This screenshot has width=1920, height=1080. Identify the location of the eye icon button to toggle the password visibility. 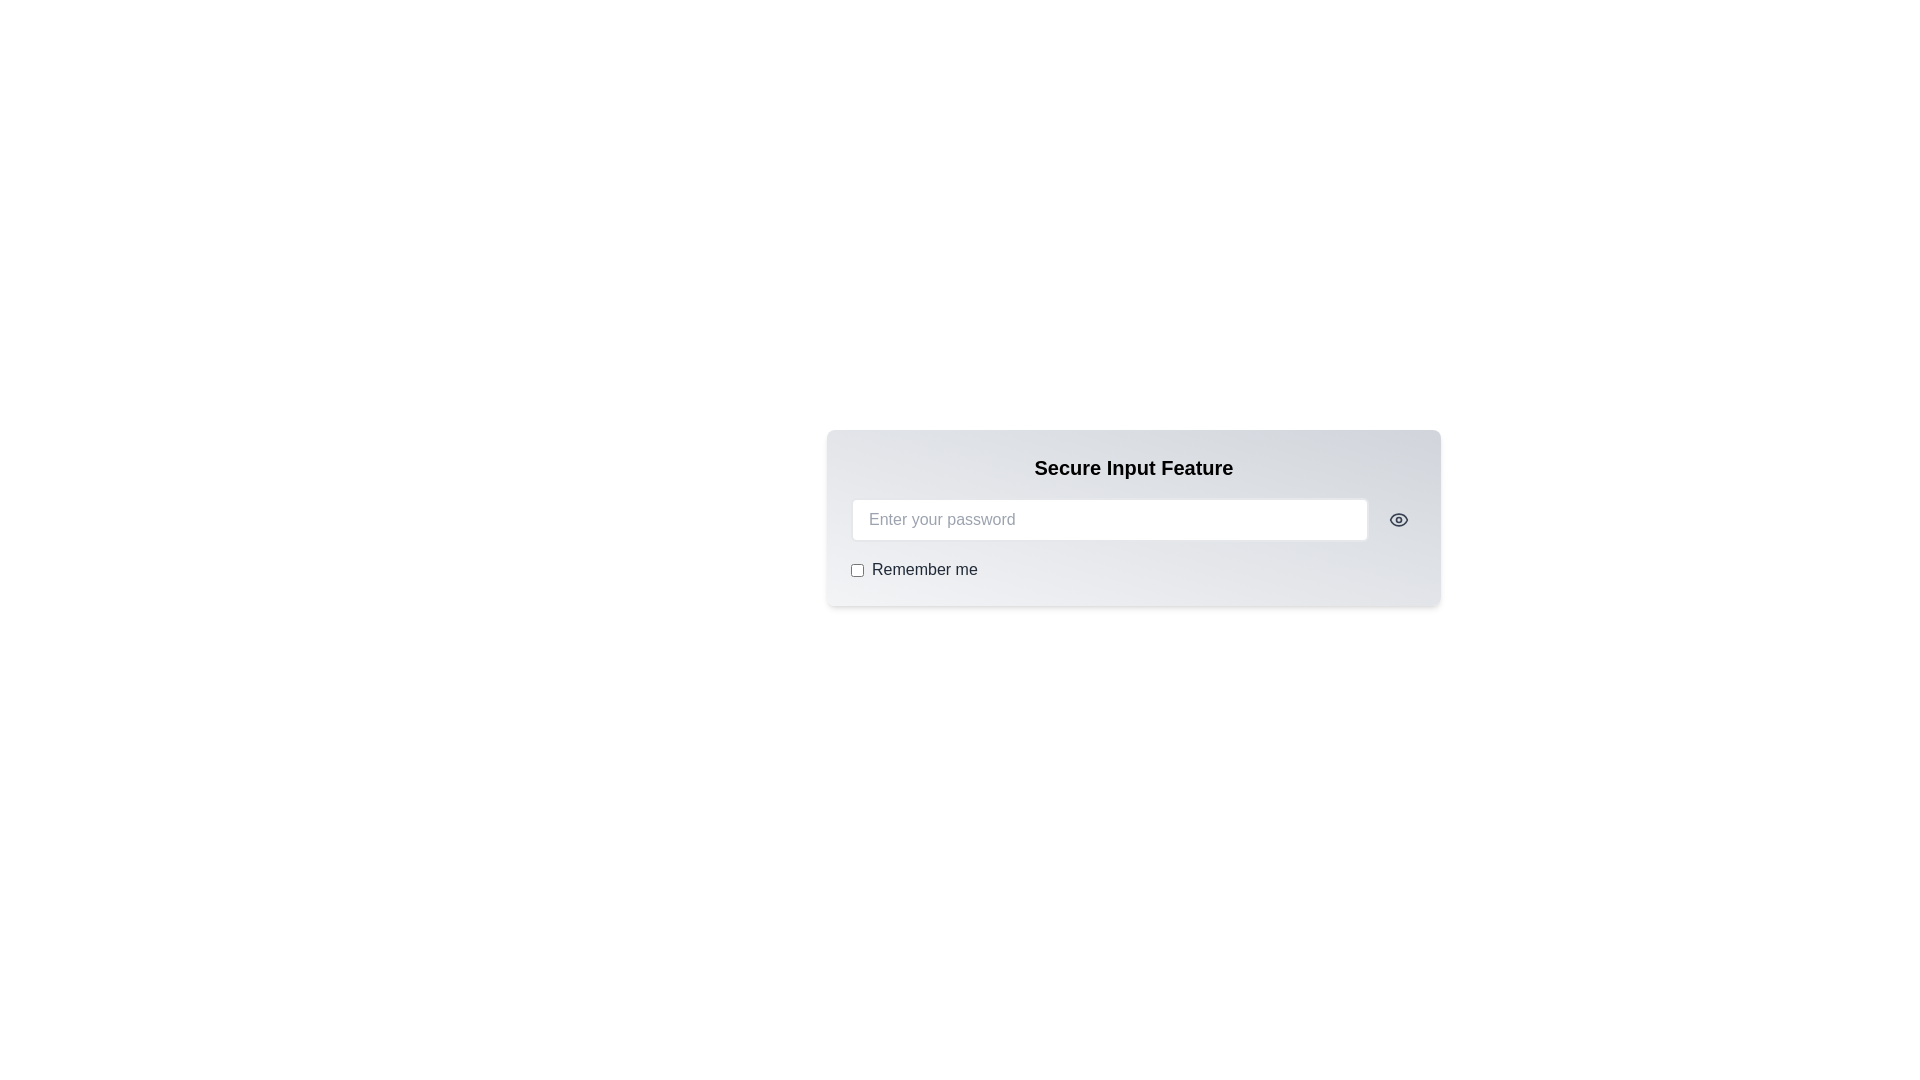
(1397, 519).